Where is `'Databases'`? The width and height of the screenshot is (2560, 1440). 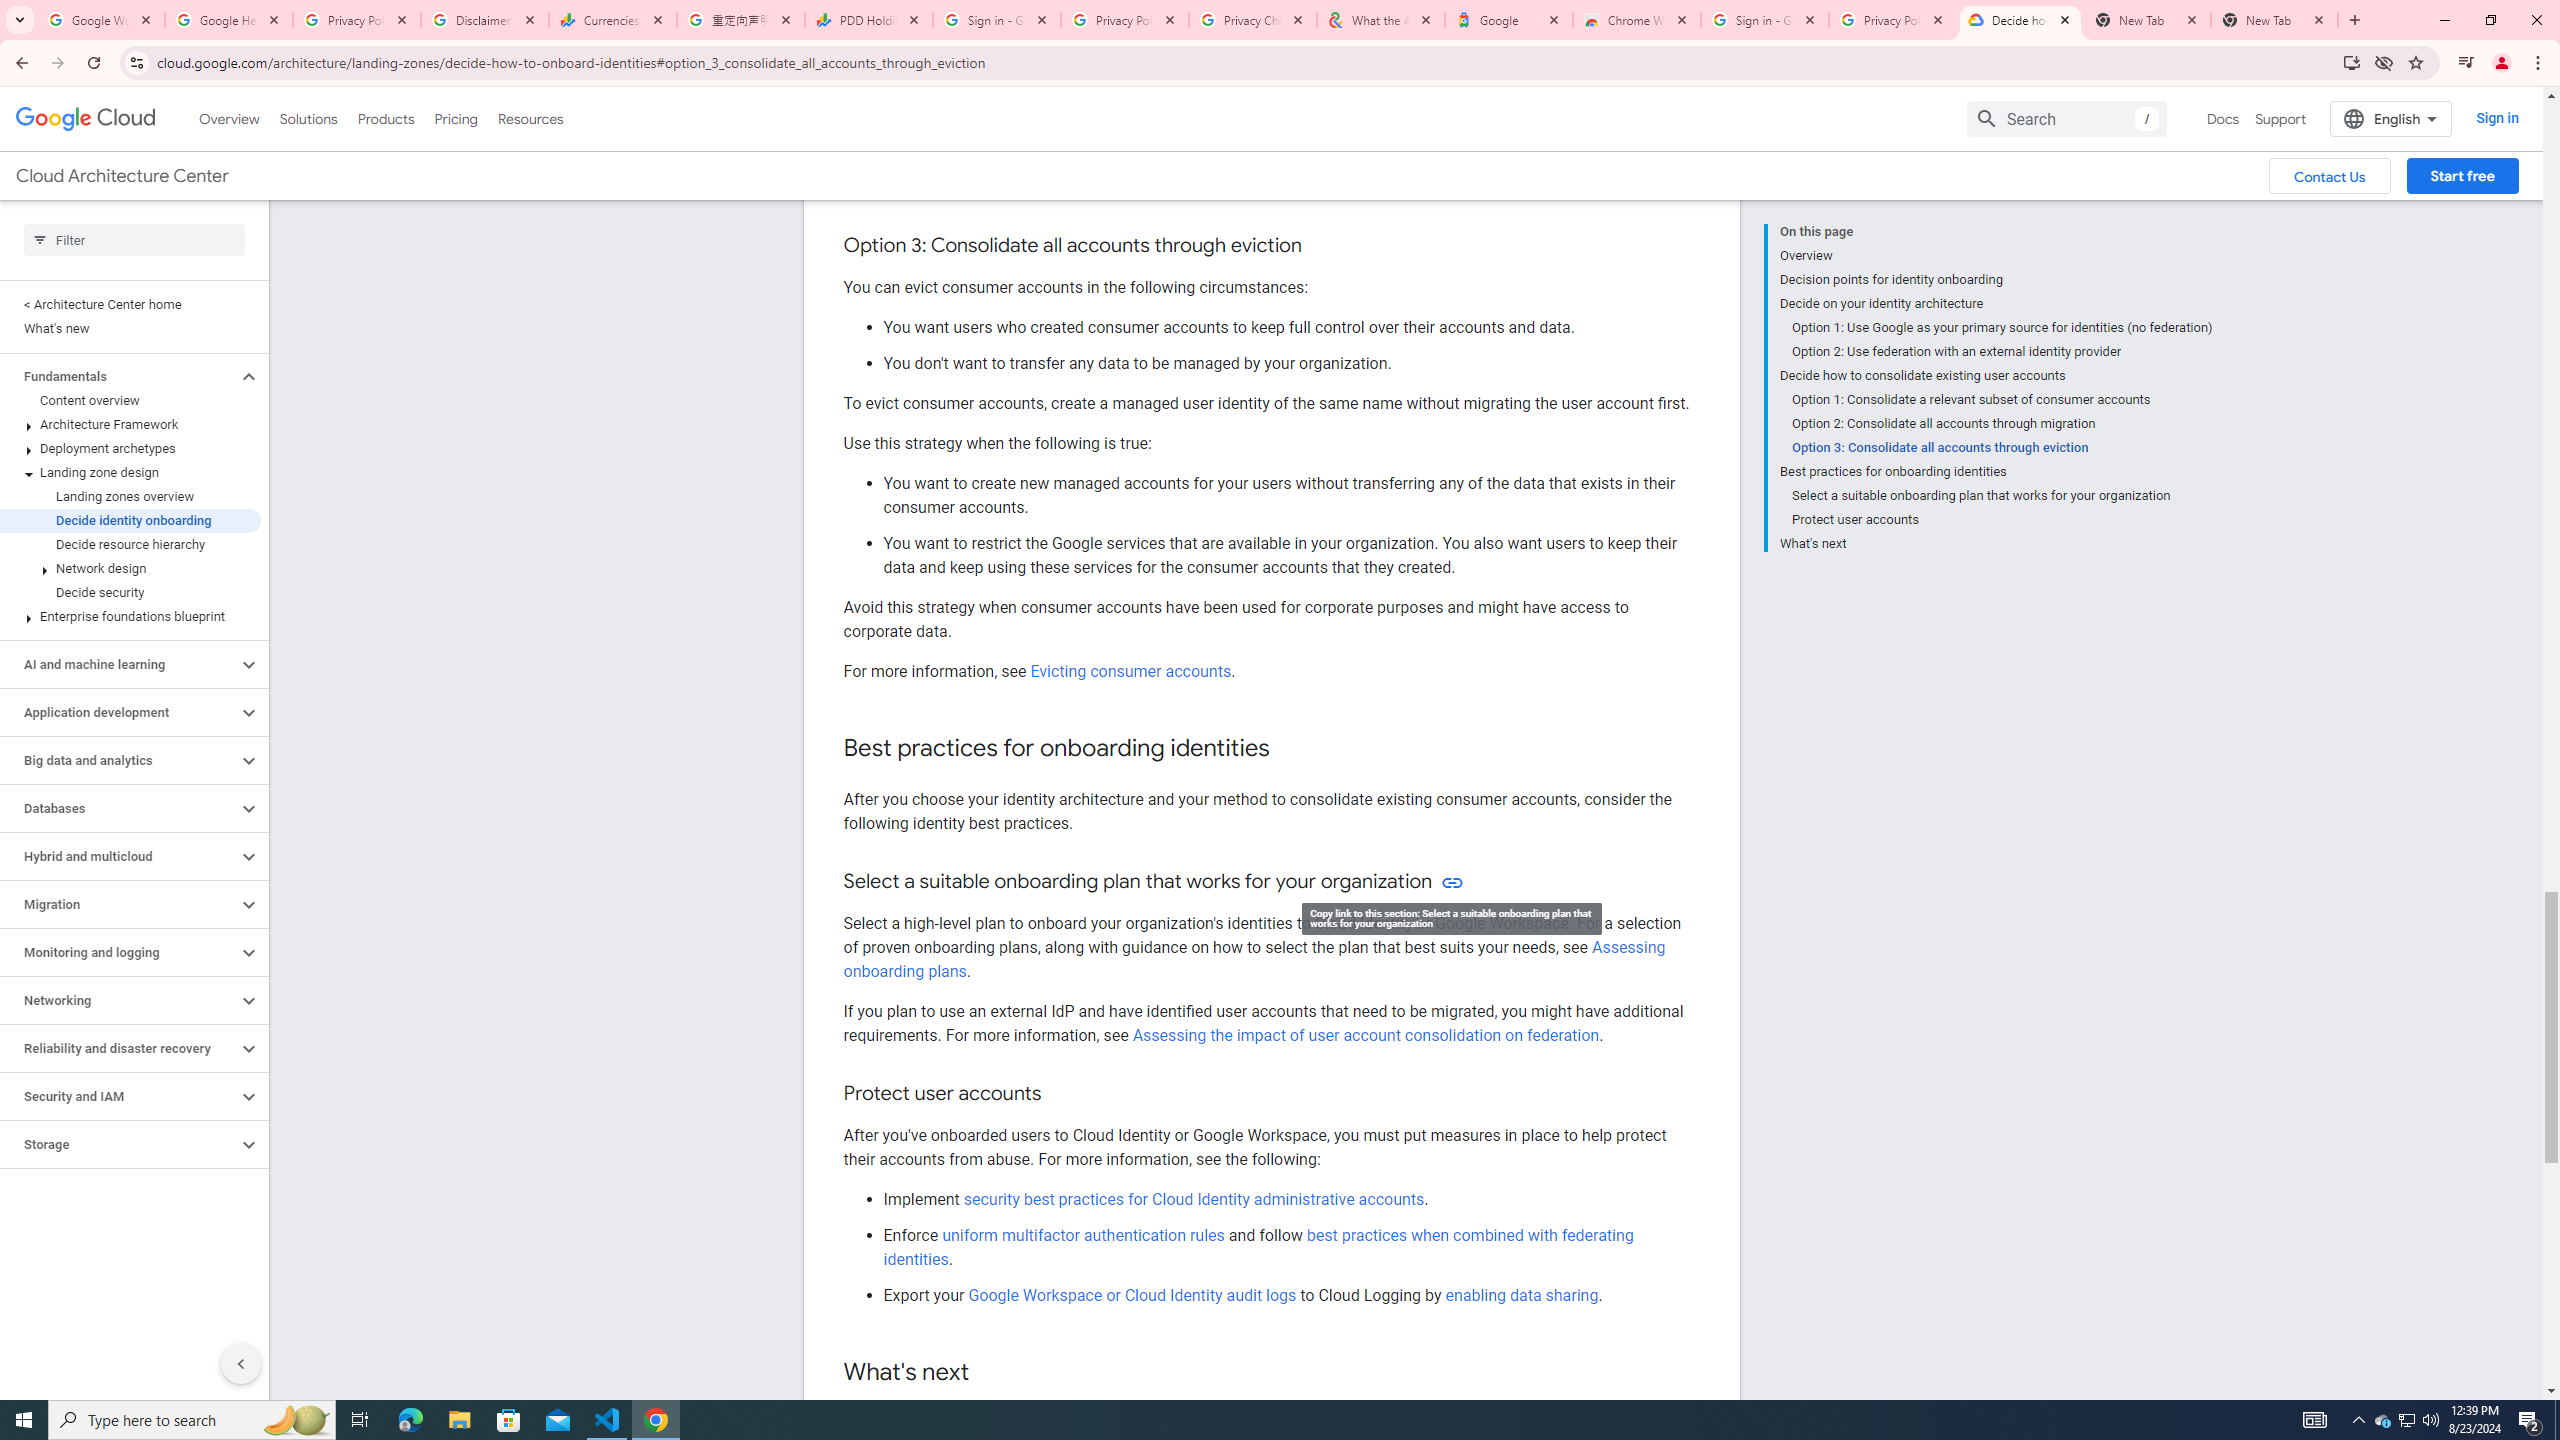
'Databases' is located at coordinates (118, 808).